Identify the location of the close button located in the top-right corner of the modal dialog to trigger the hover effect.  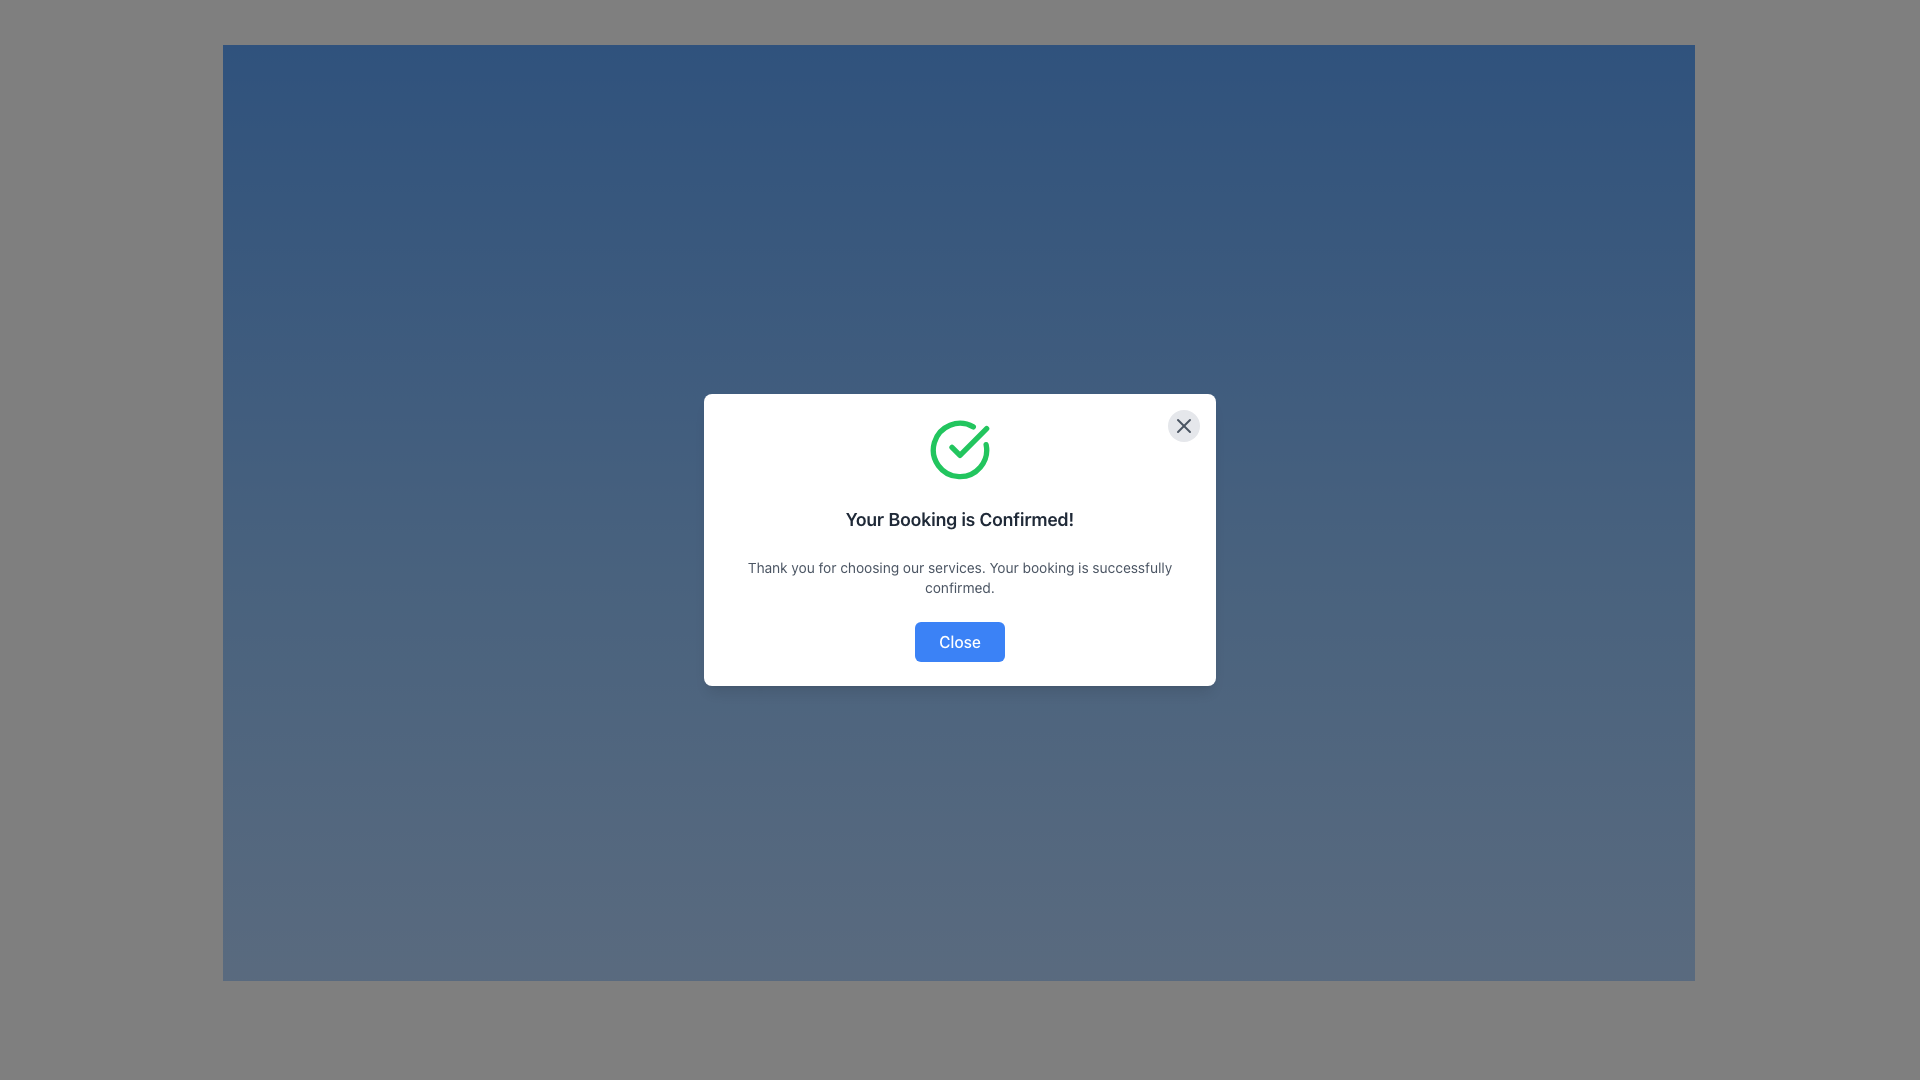
(1184, 424).